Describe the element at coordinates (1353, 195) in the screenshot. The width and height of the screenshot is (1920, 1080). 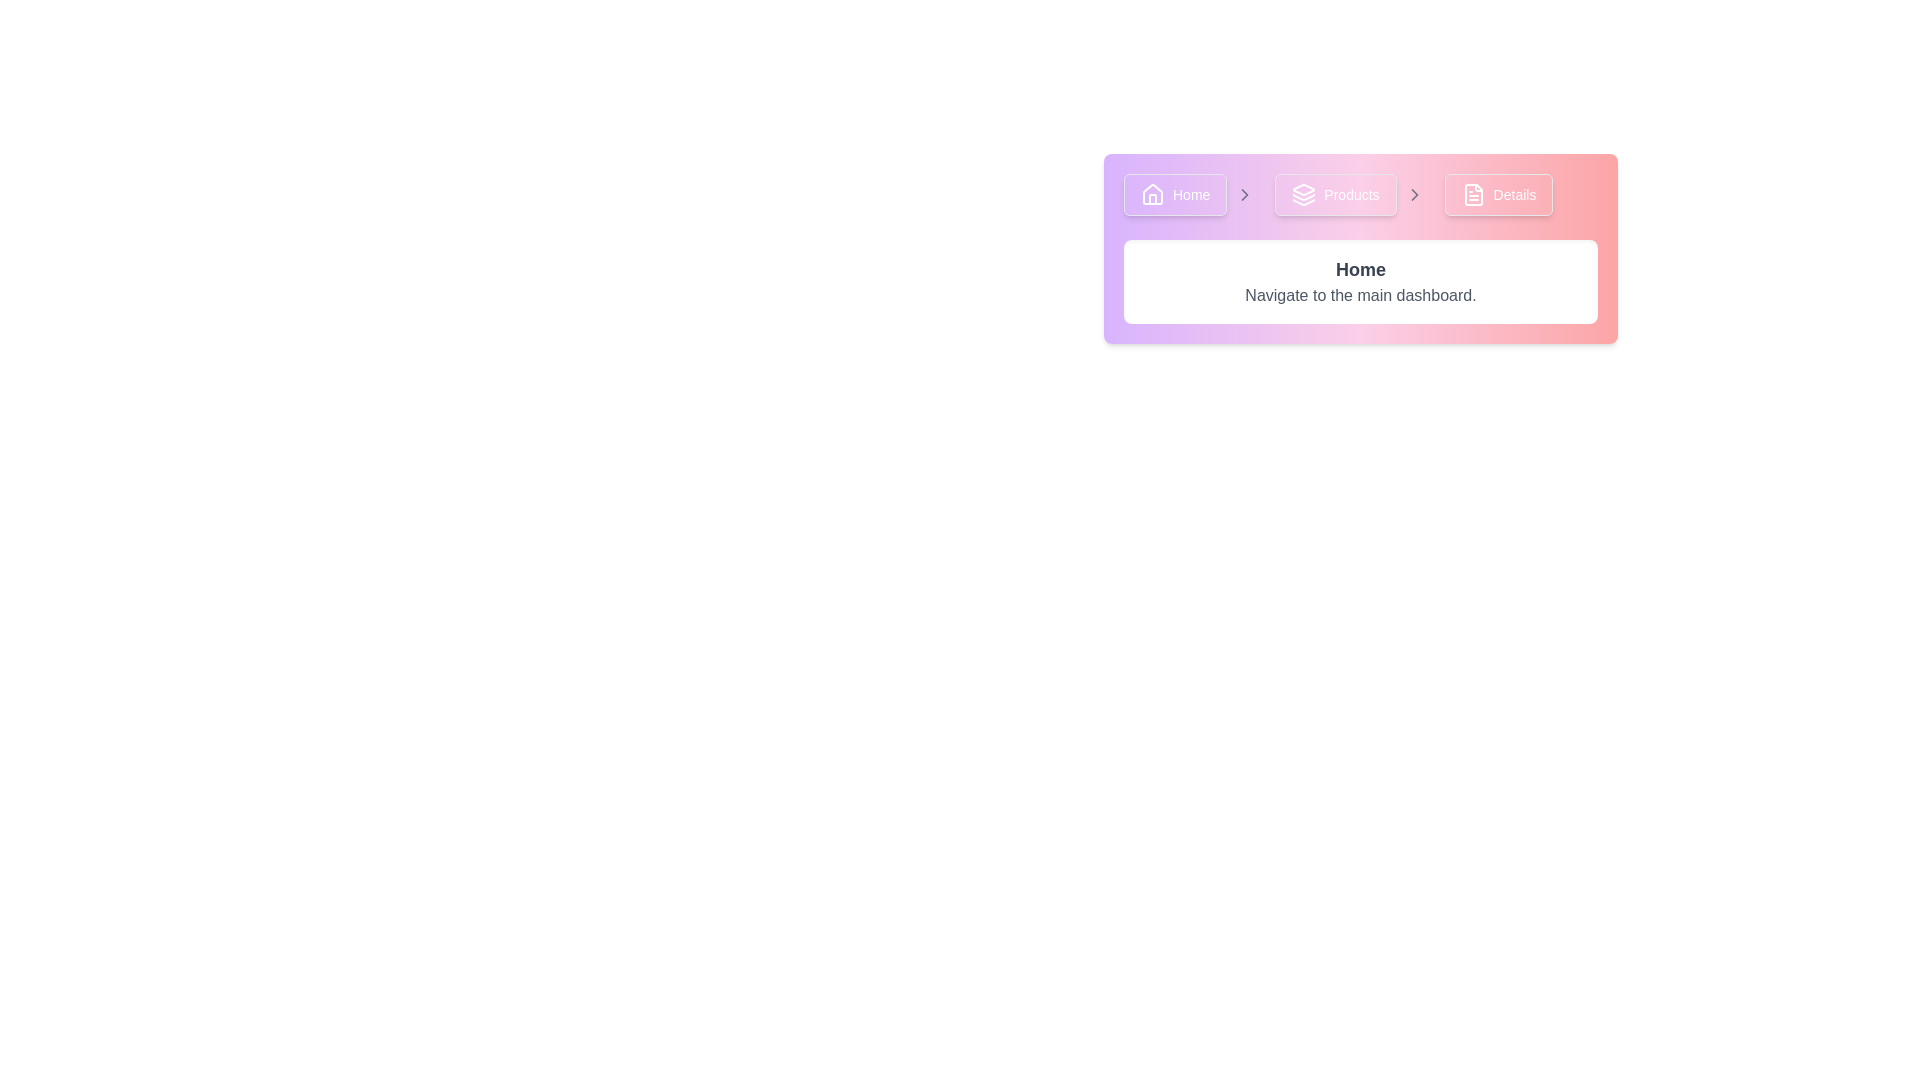
I see `the 'Products' navigation button located in the breadcrumb navigation bar between the 'Home' button and the 'Details' button for keyboard navigation` at that location.